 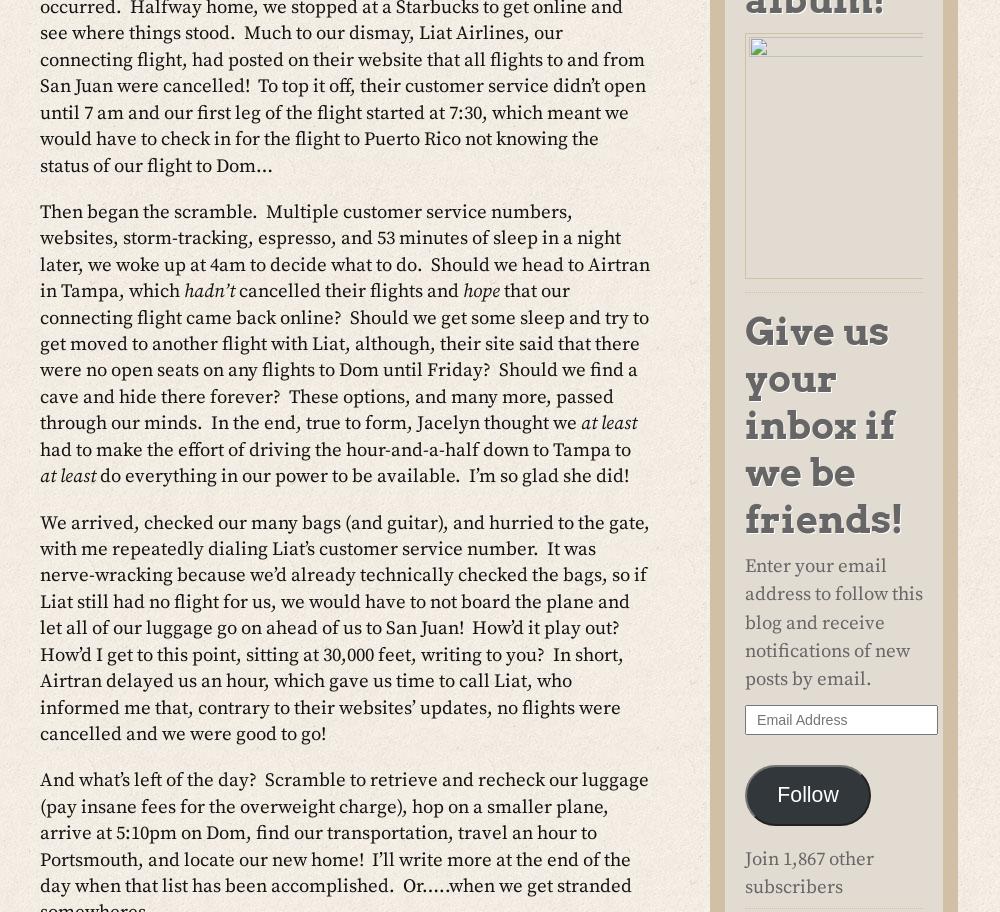 I want to click on 'Follow', so click(x=807, y=793).